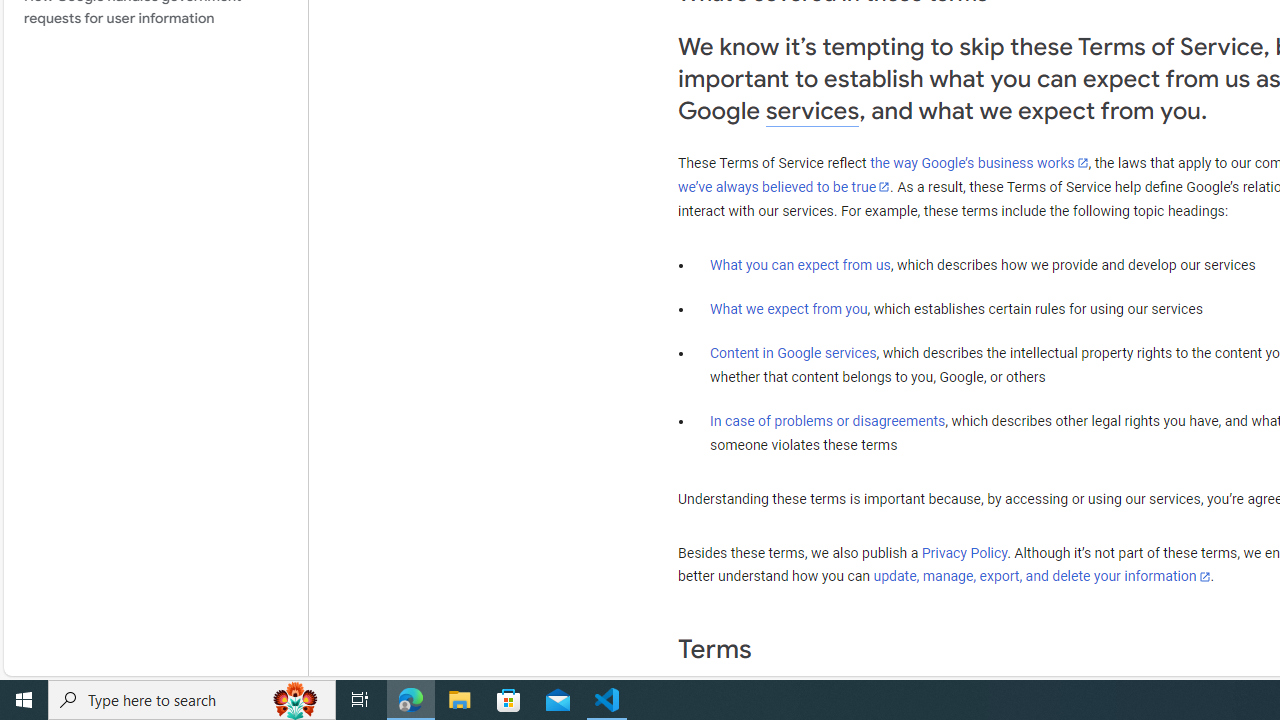  Describe the element at coordinates (1040, 577) in the screenshot. I see `'update, manage, export, and delete your information'` at that location.